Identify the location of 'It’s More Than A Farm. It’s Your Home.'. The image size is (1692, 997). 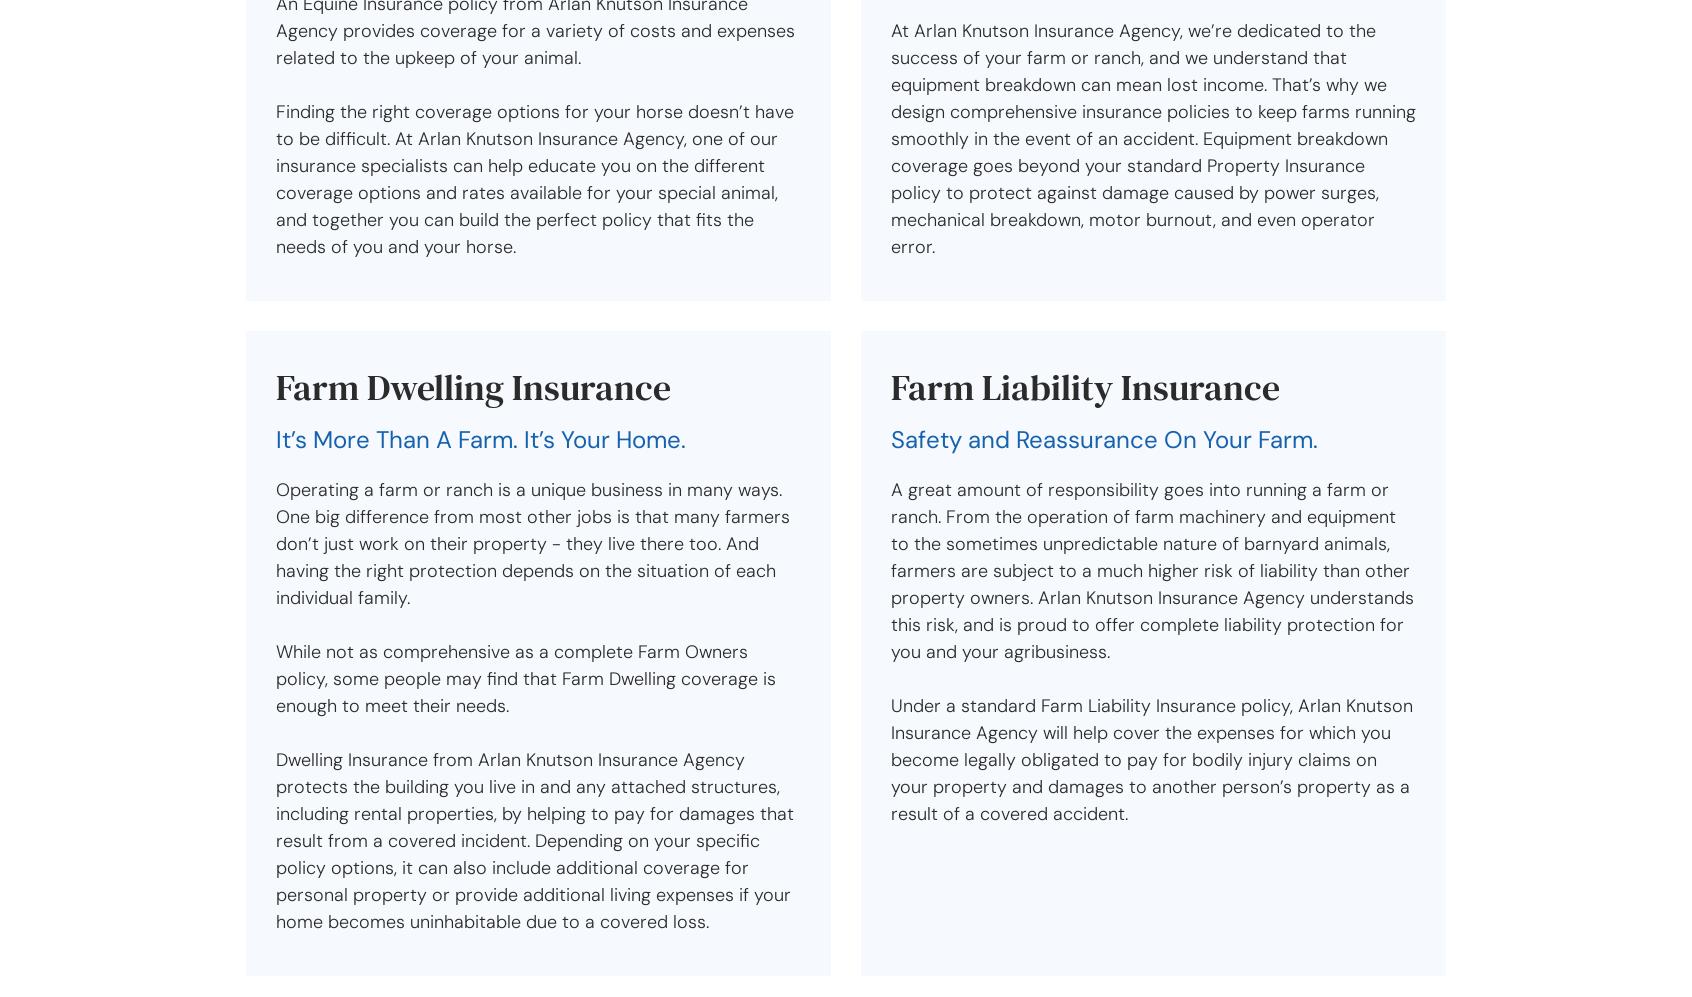
(275, 438).